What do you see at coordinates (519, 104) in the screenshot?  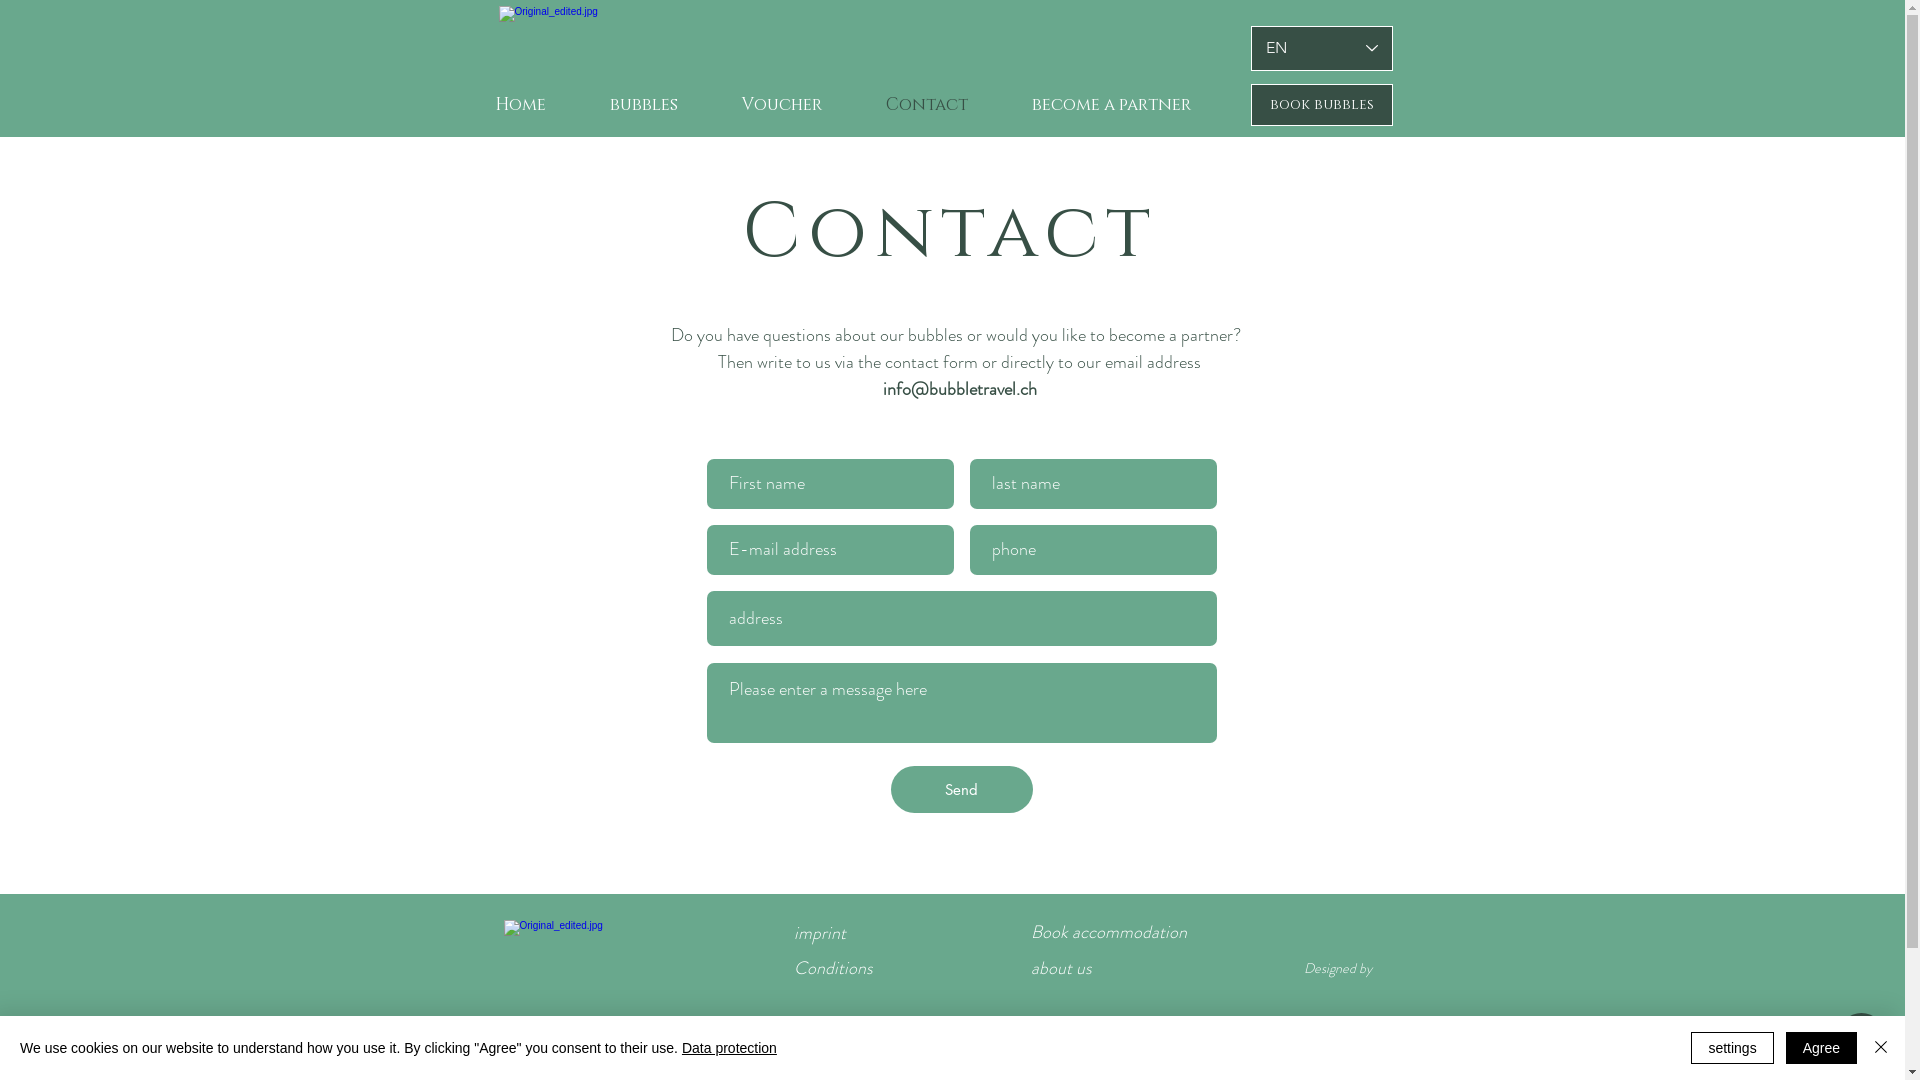 I see `'Home'` at bounding box center [519, 104].